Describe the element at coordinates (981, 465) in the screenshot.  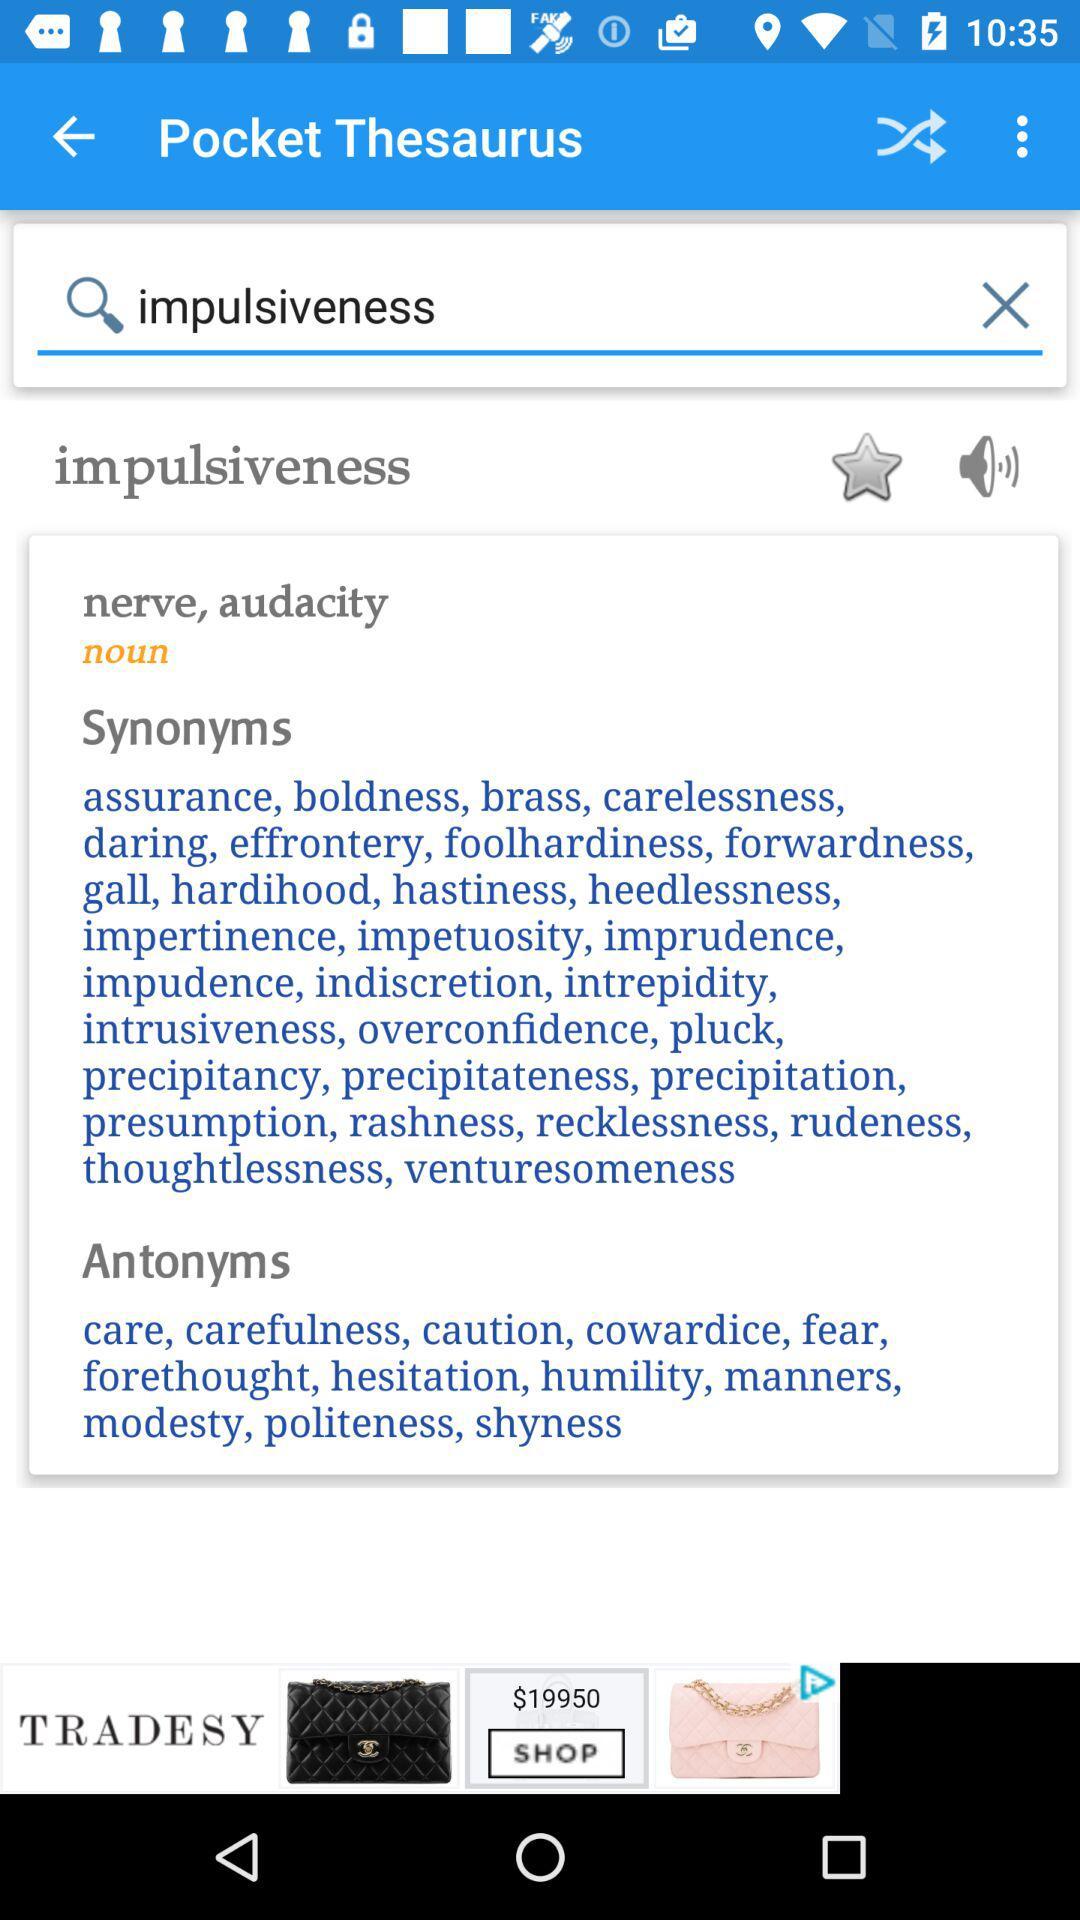
I see `audio` at that location.